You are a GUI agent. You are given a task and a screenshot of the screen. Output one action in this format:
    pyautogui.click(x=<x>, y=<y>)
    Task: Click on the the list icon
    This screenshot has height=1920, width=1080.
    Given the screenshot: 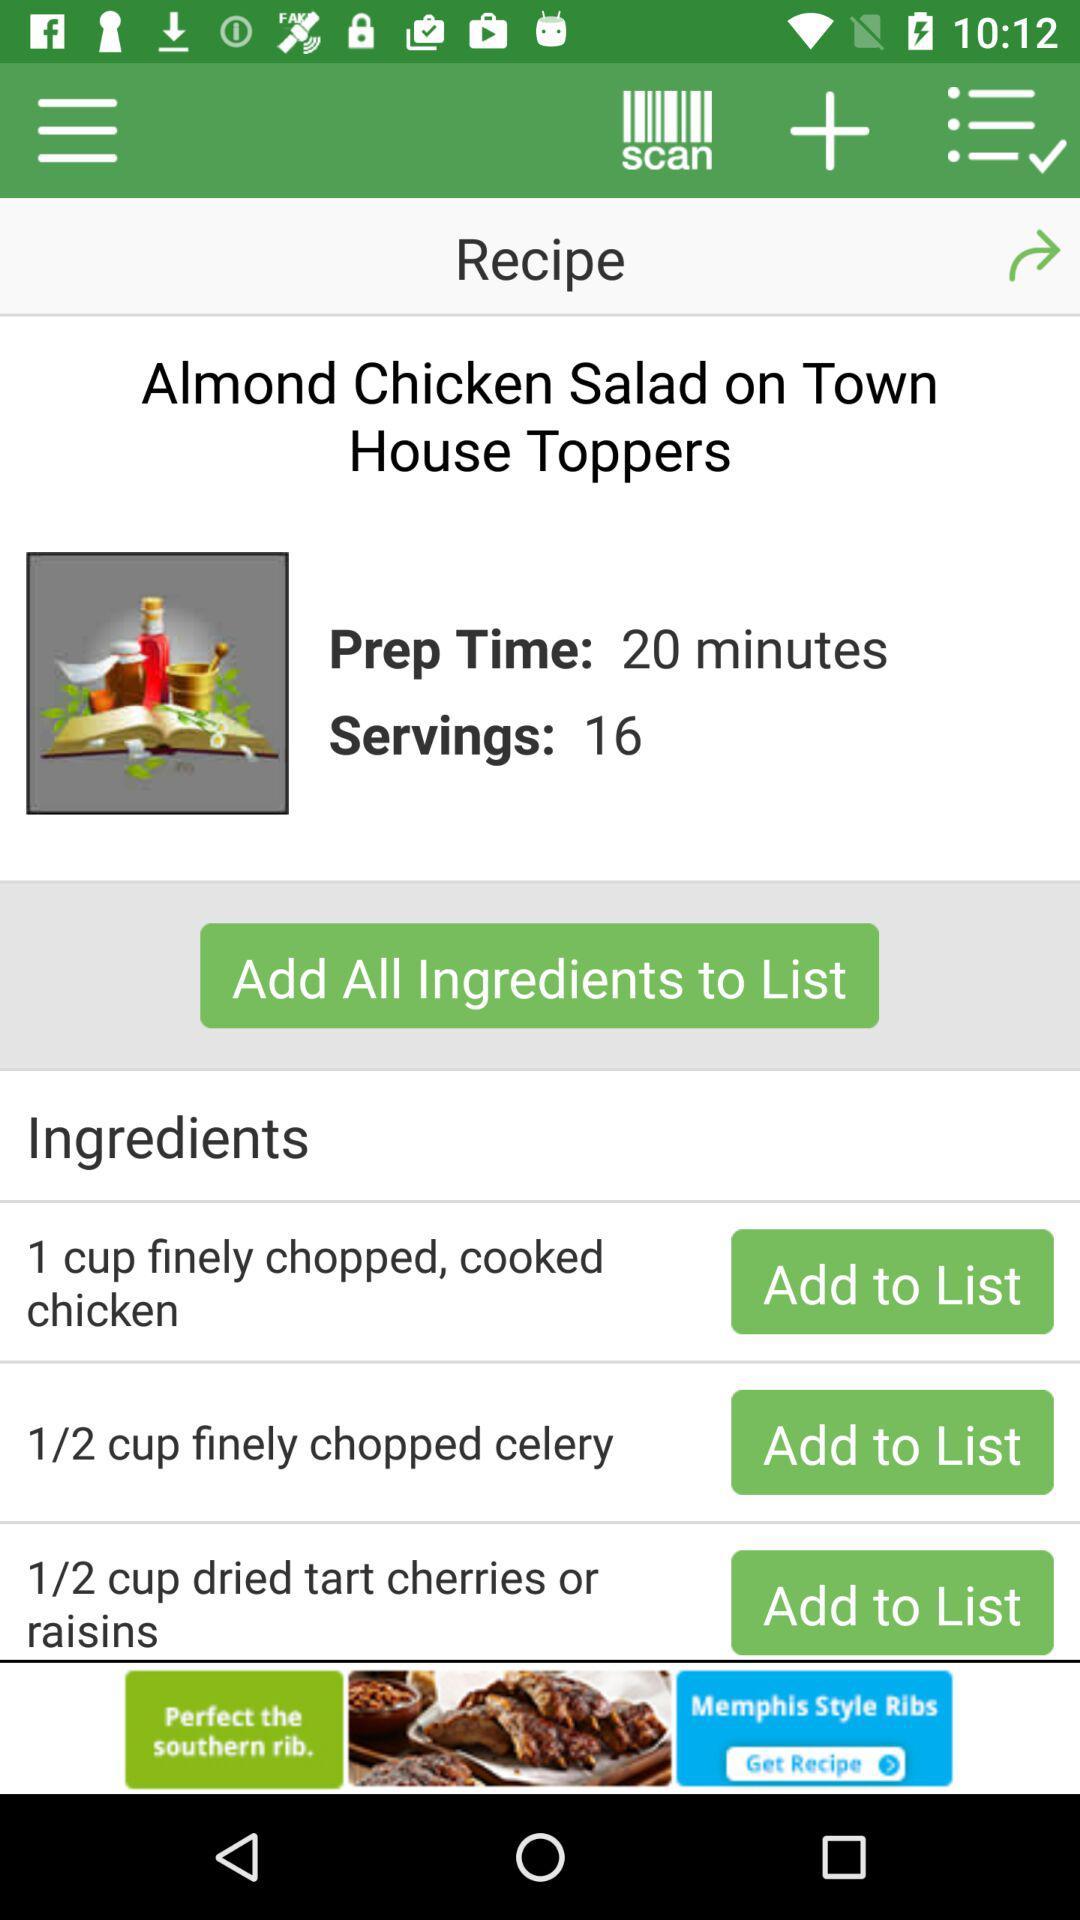 What is the action you would take?
    pyautogui.click(x=1007, y=129)
    